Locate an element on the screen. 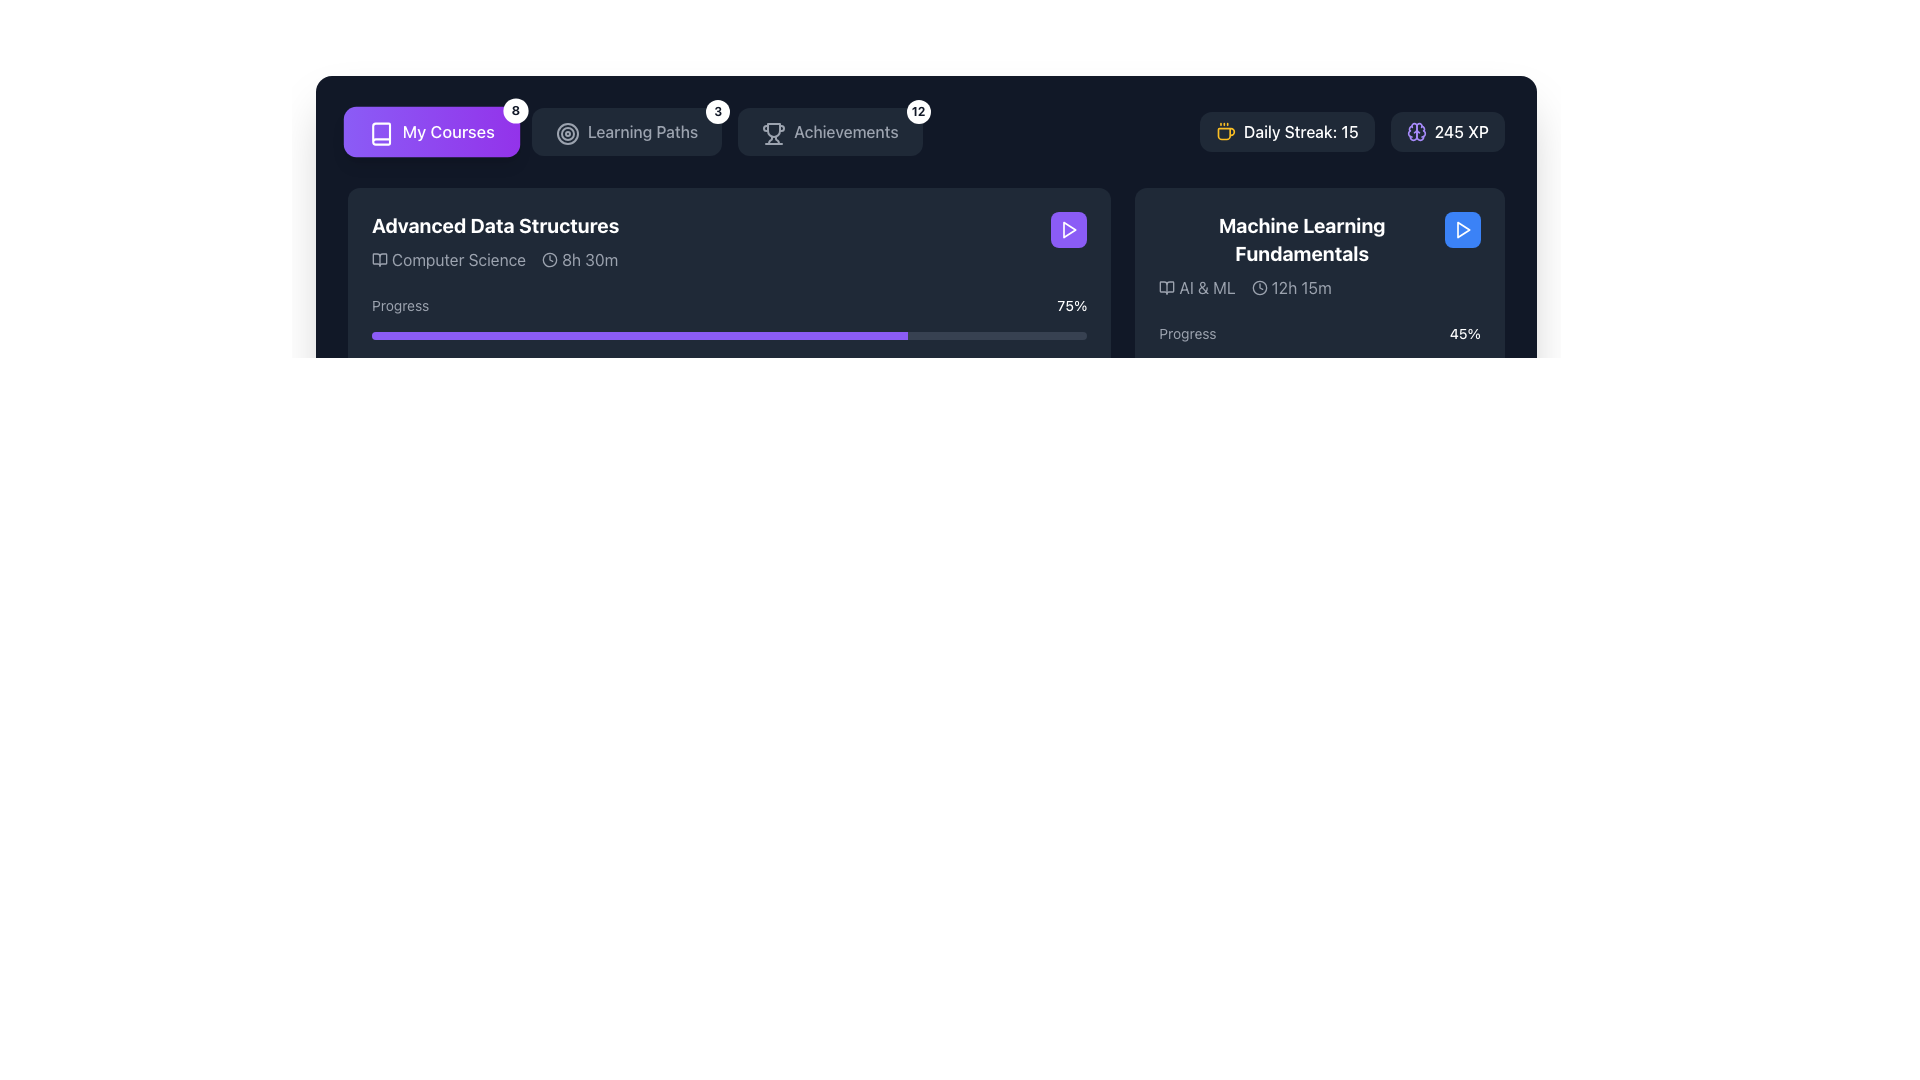  the circular counter badge displaying '12' at the top-right corner of the 'Achievements' UI component to associate the count with the 'Achievements' section is located at coordinates (917, 111).